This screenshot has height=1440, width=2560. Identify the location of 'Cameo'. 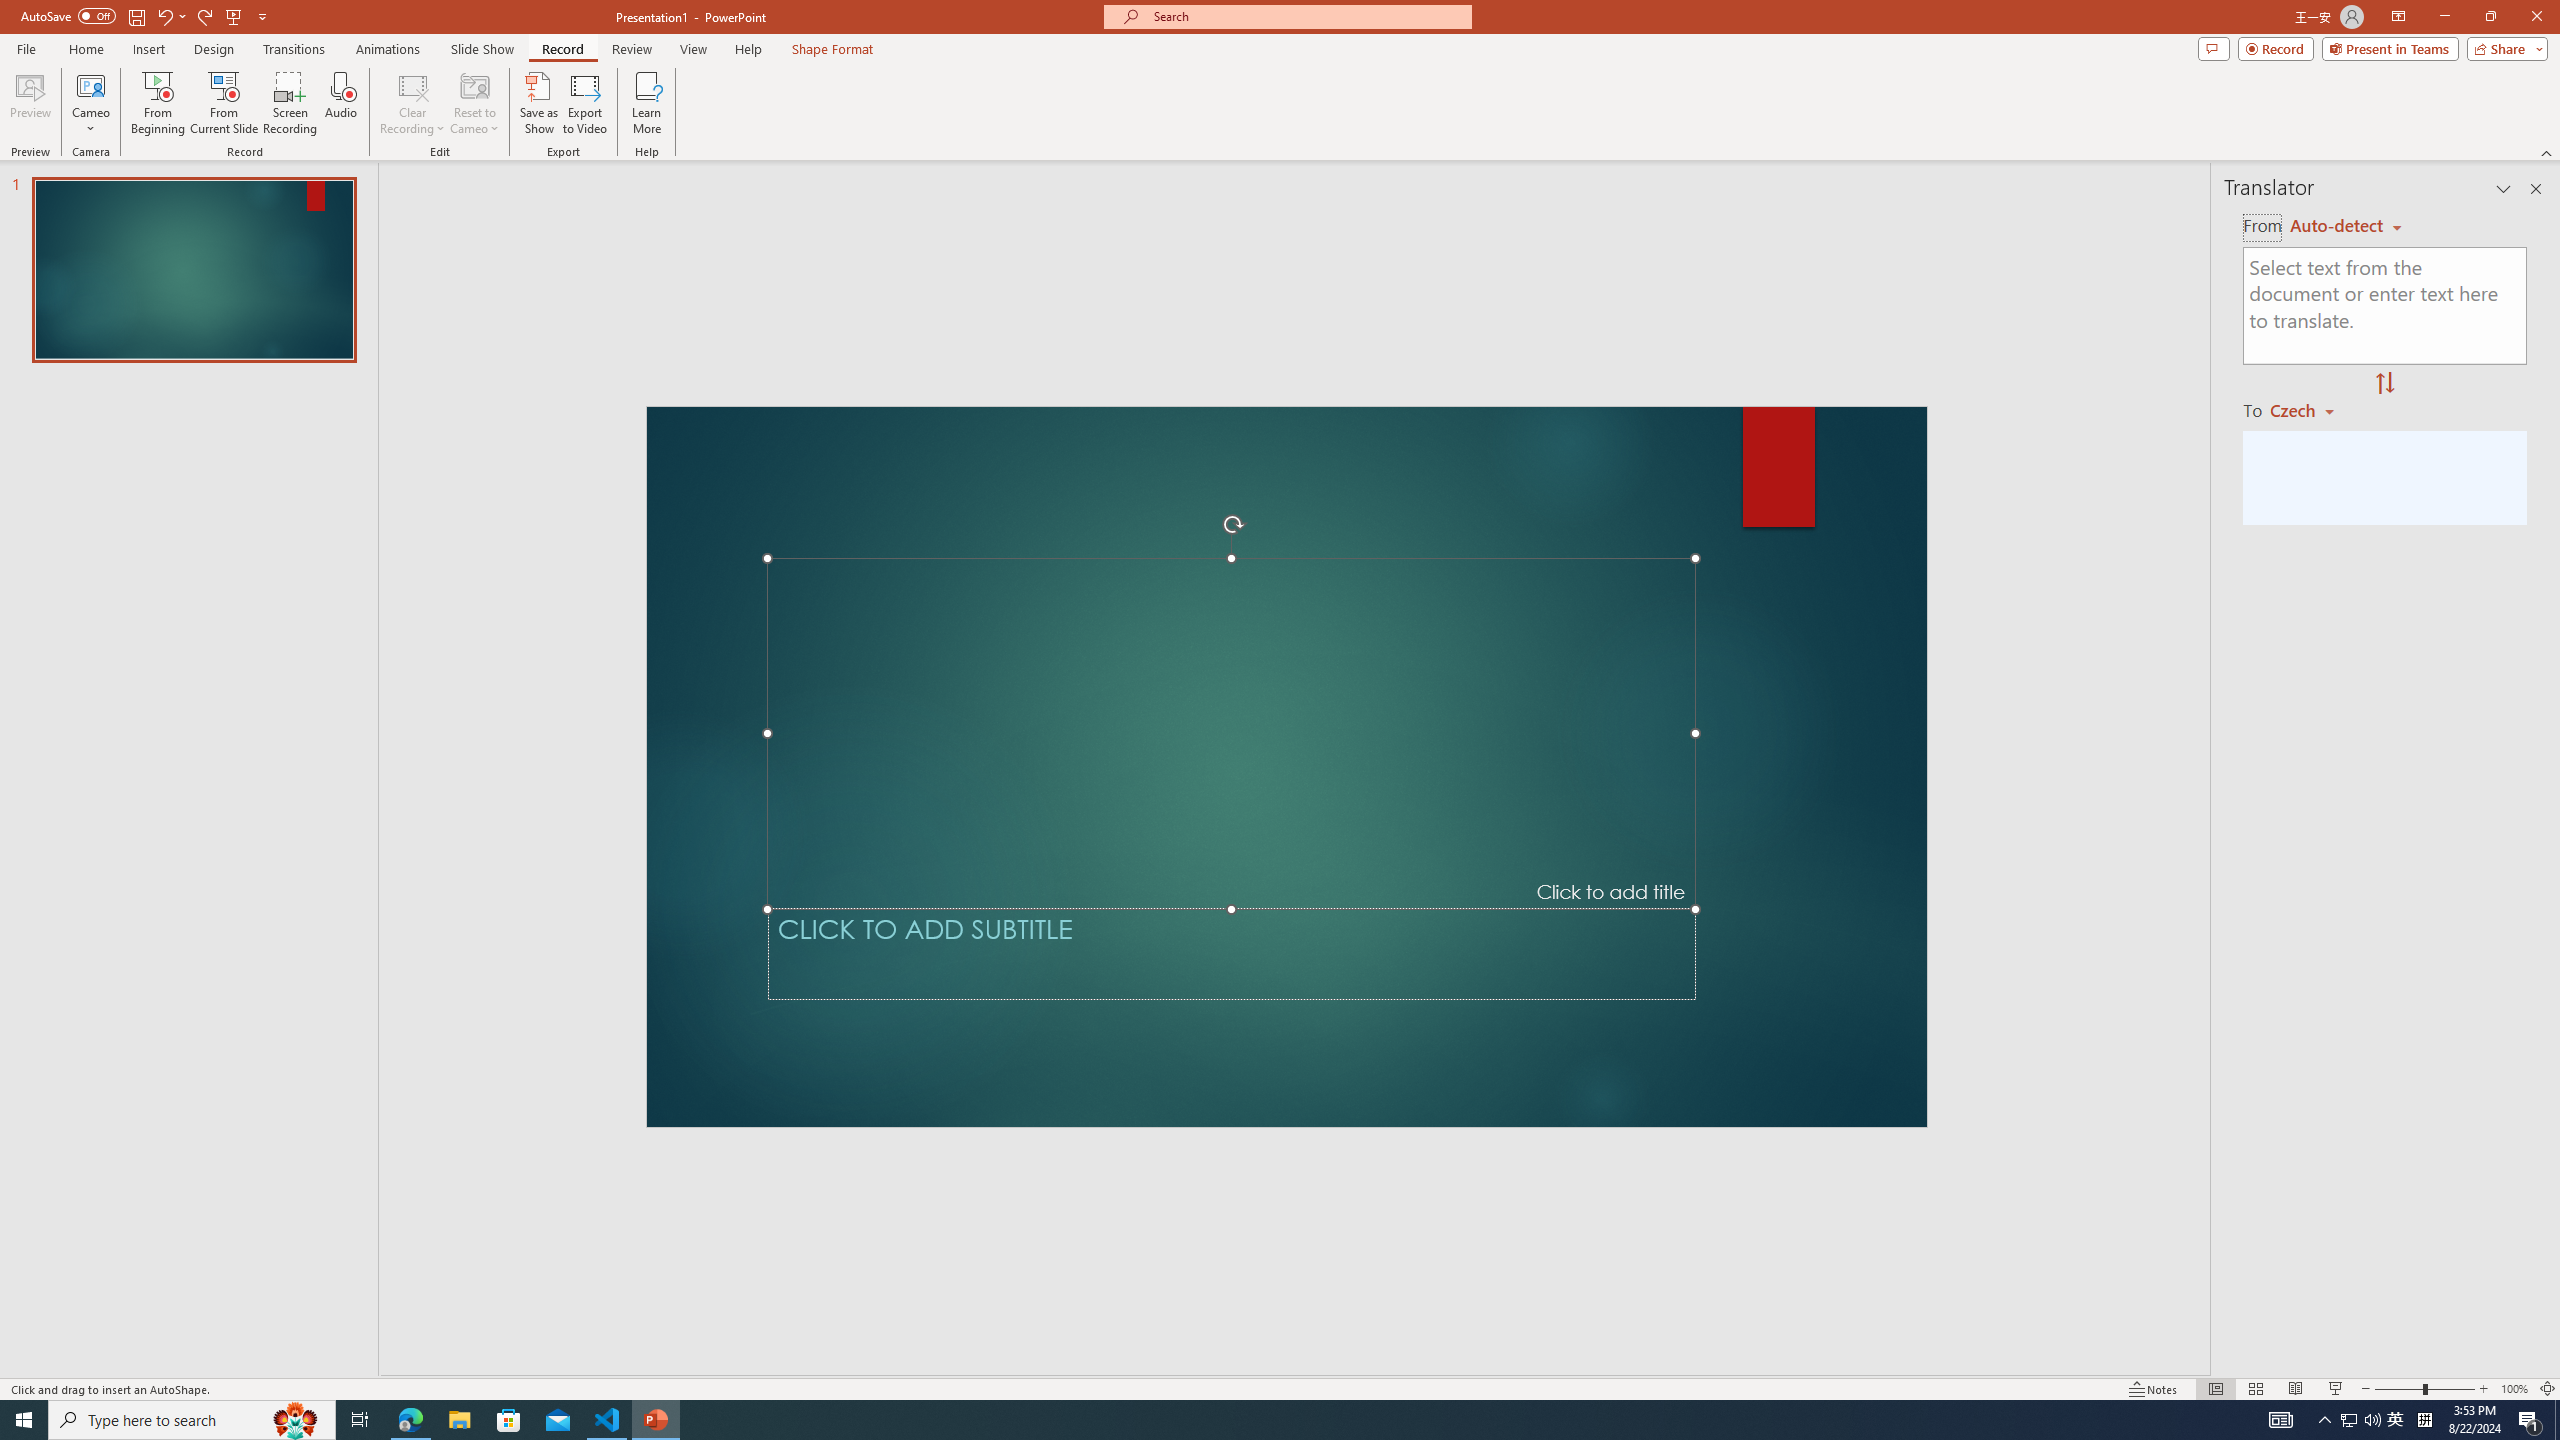
(89, 103).